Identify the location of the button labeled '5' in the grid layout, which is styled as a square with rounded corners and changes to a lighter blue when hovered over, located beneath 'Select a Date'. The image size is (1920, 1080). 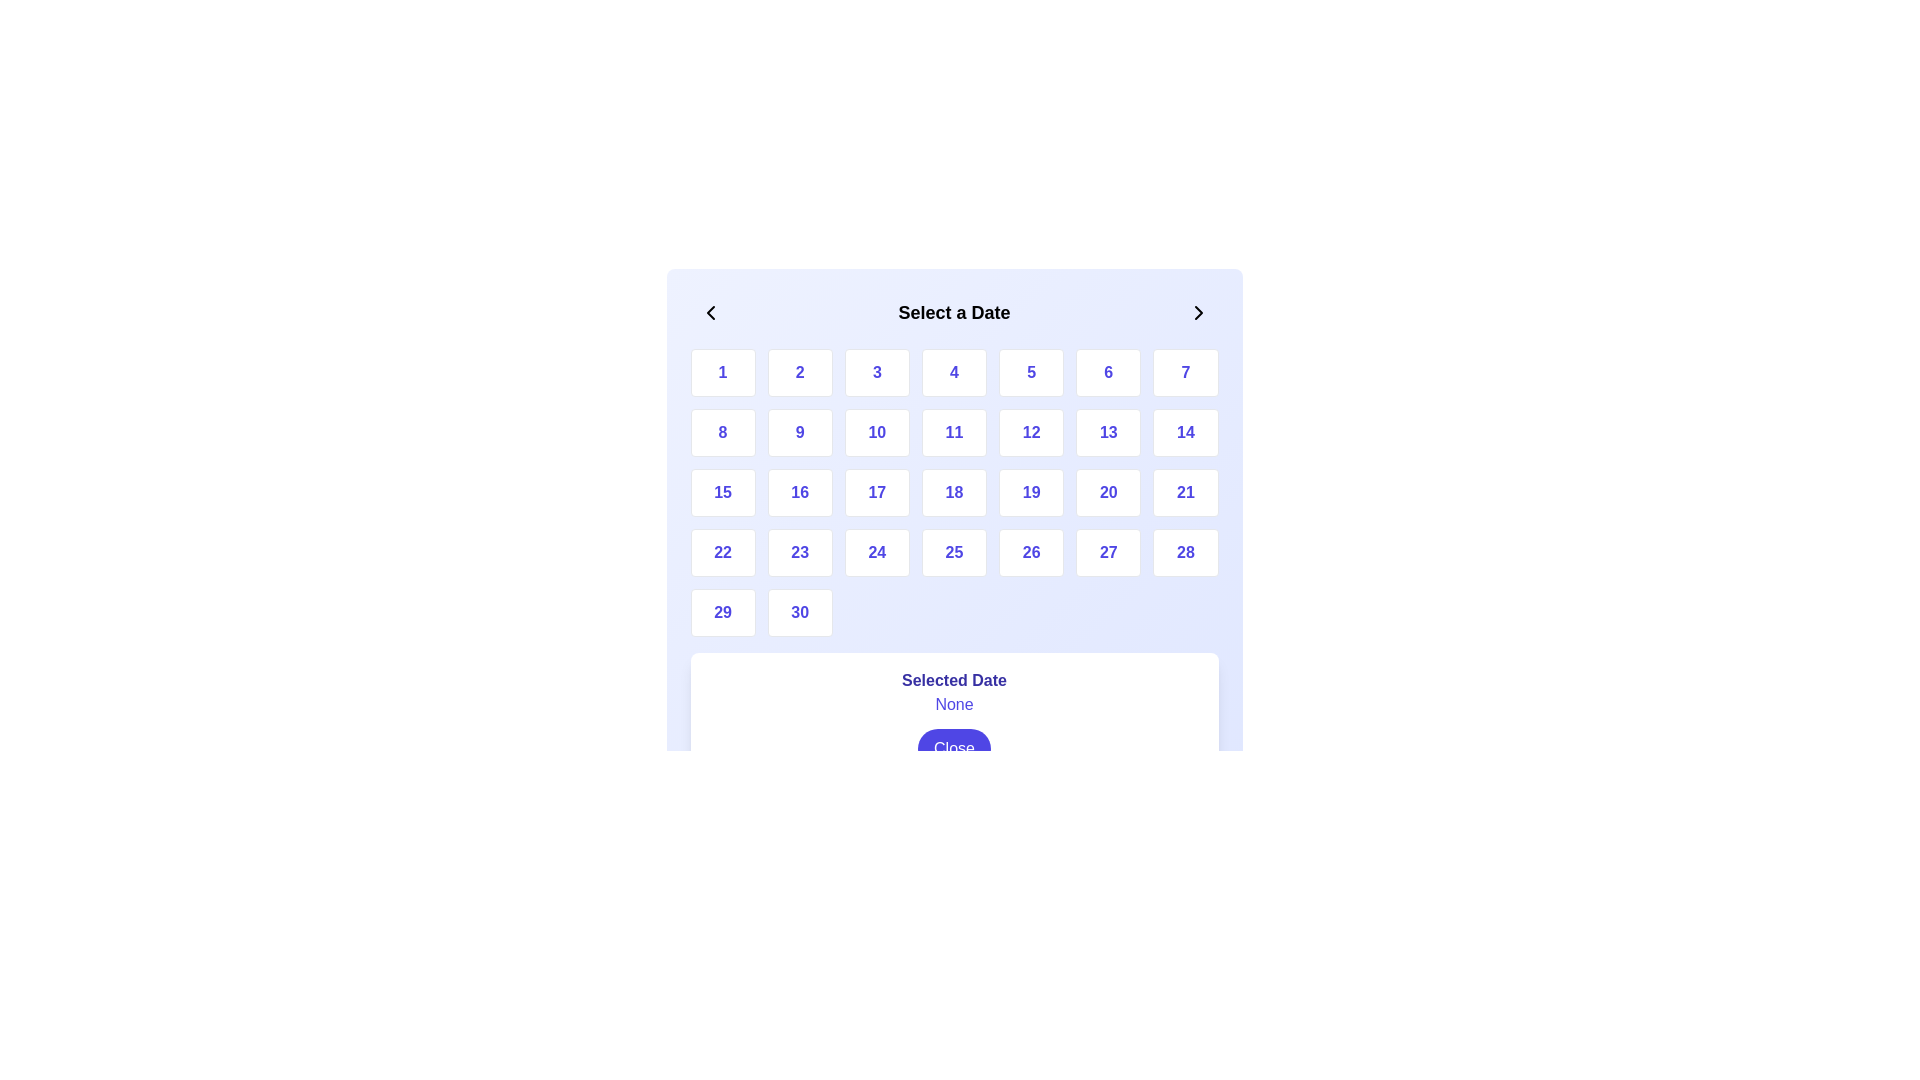
(1031, 373).